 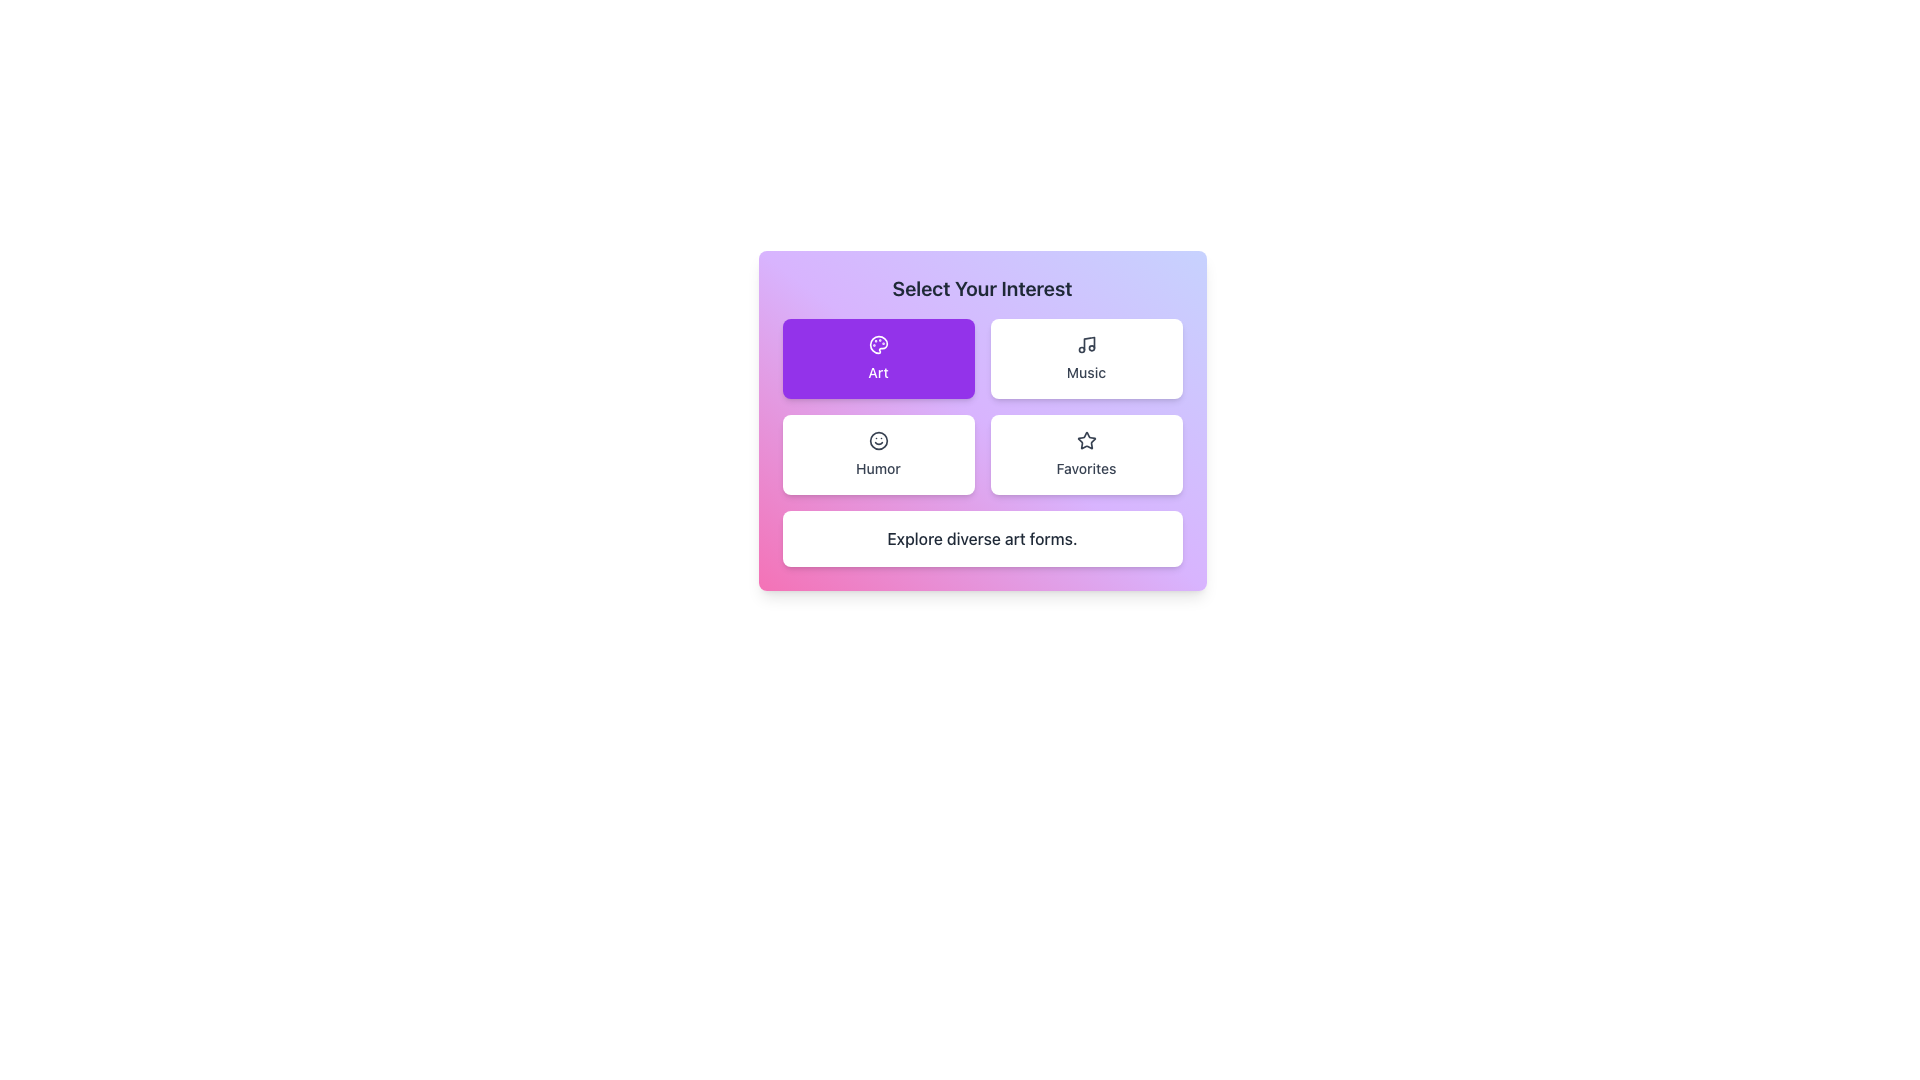 I want to click on the purple button with rounded corners containing a painter's palette icon and the word 'Art' written in white text, so click(x=878, y=357).